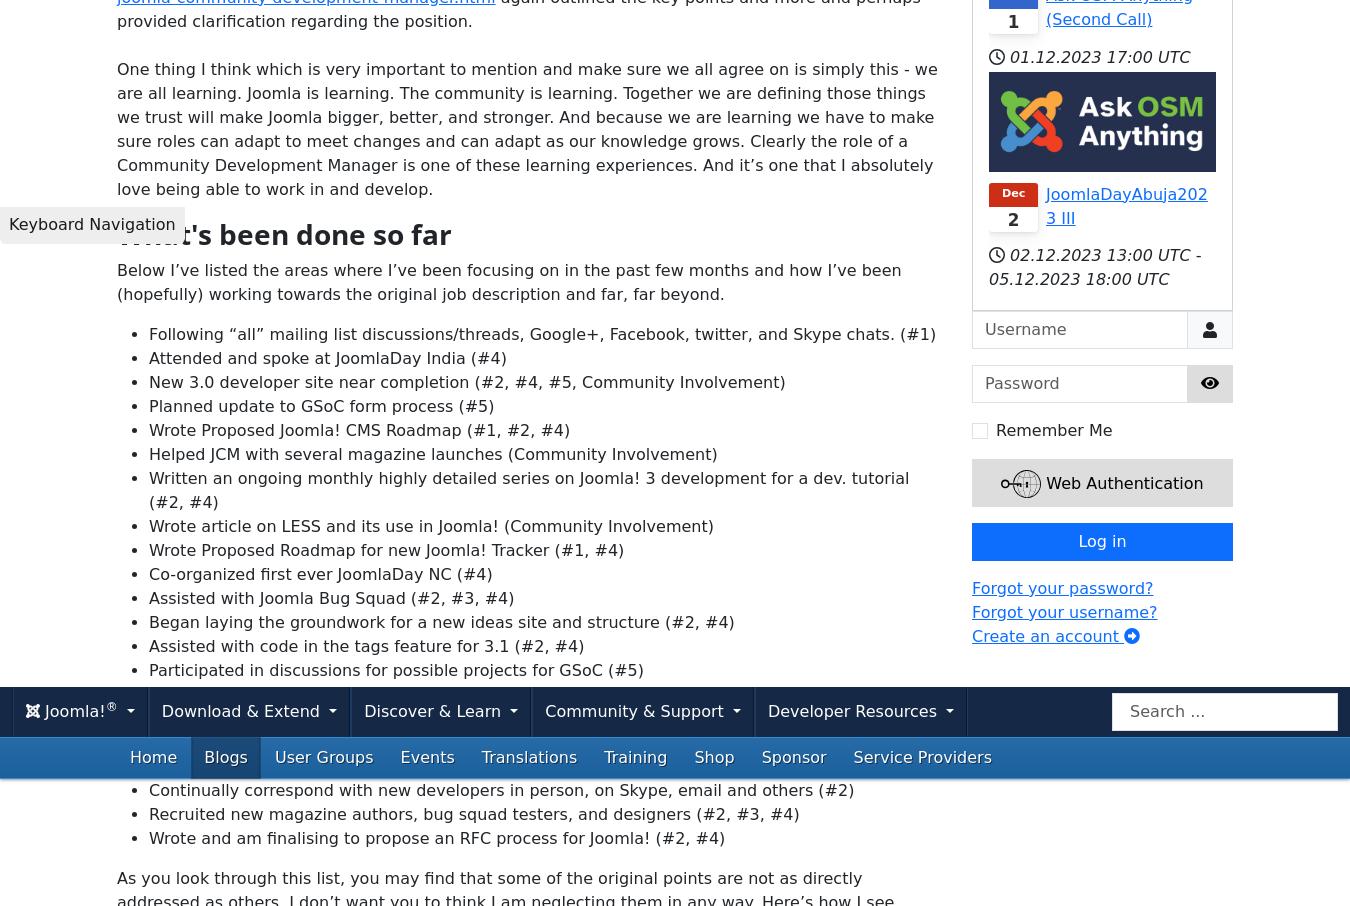  Describe the element at coordinates (873, 654) in the screenshot. I see `'pinterest'` at that location.